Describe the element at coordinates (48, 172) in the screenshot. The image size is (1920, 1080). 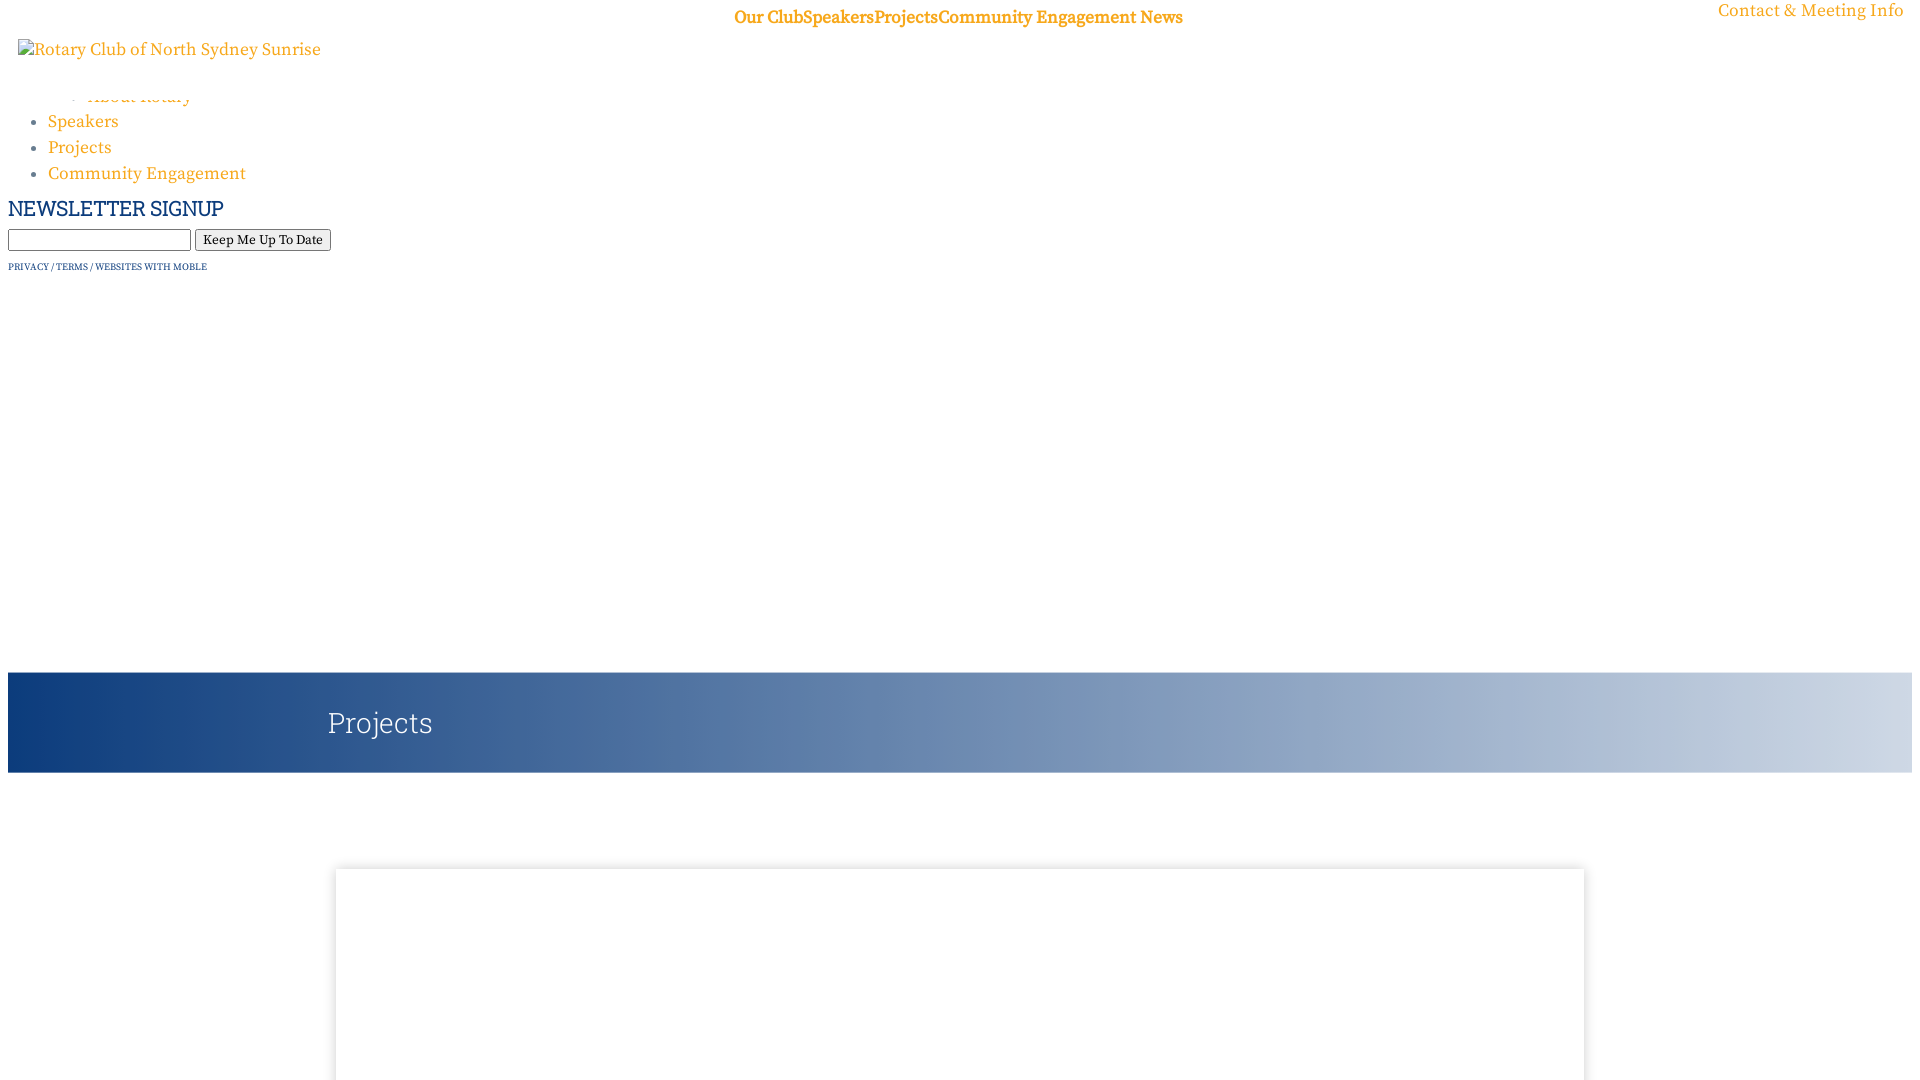
I see `'Community Engagement'` at that location.